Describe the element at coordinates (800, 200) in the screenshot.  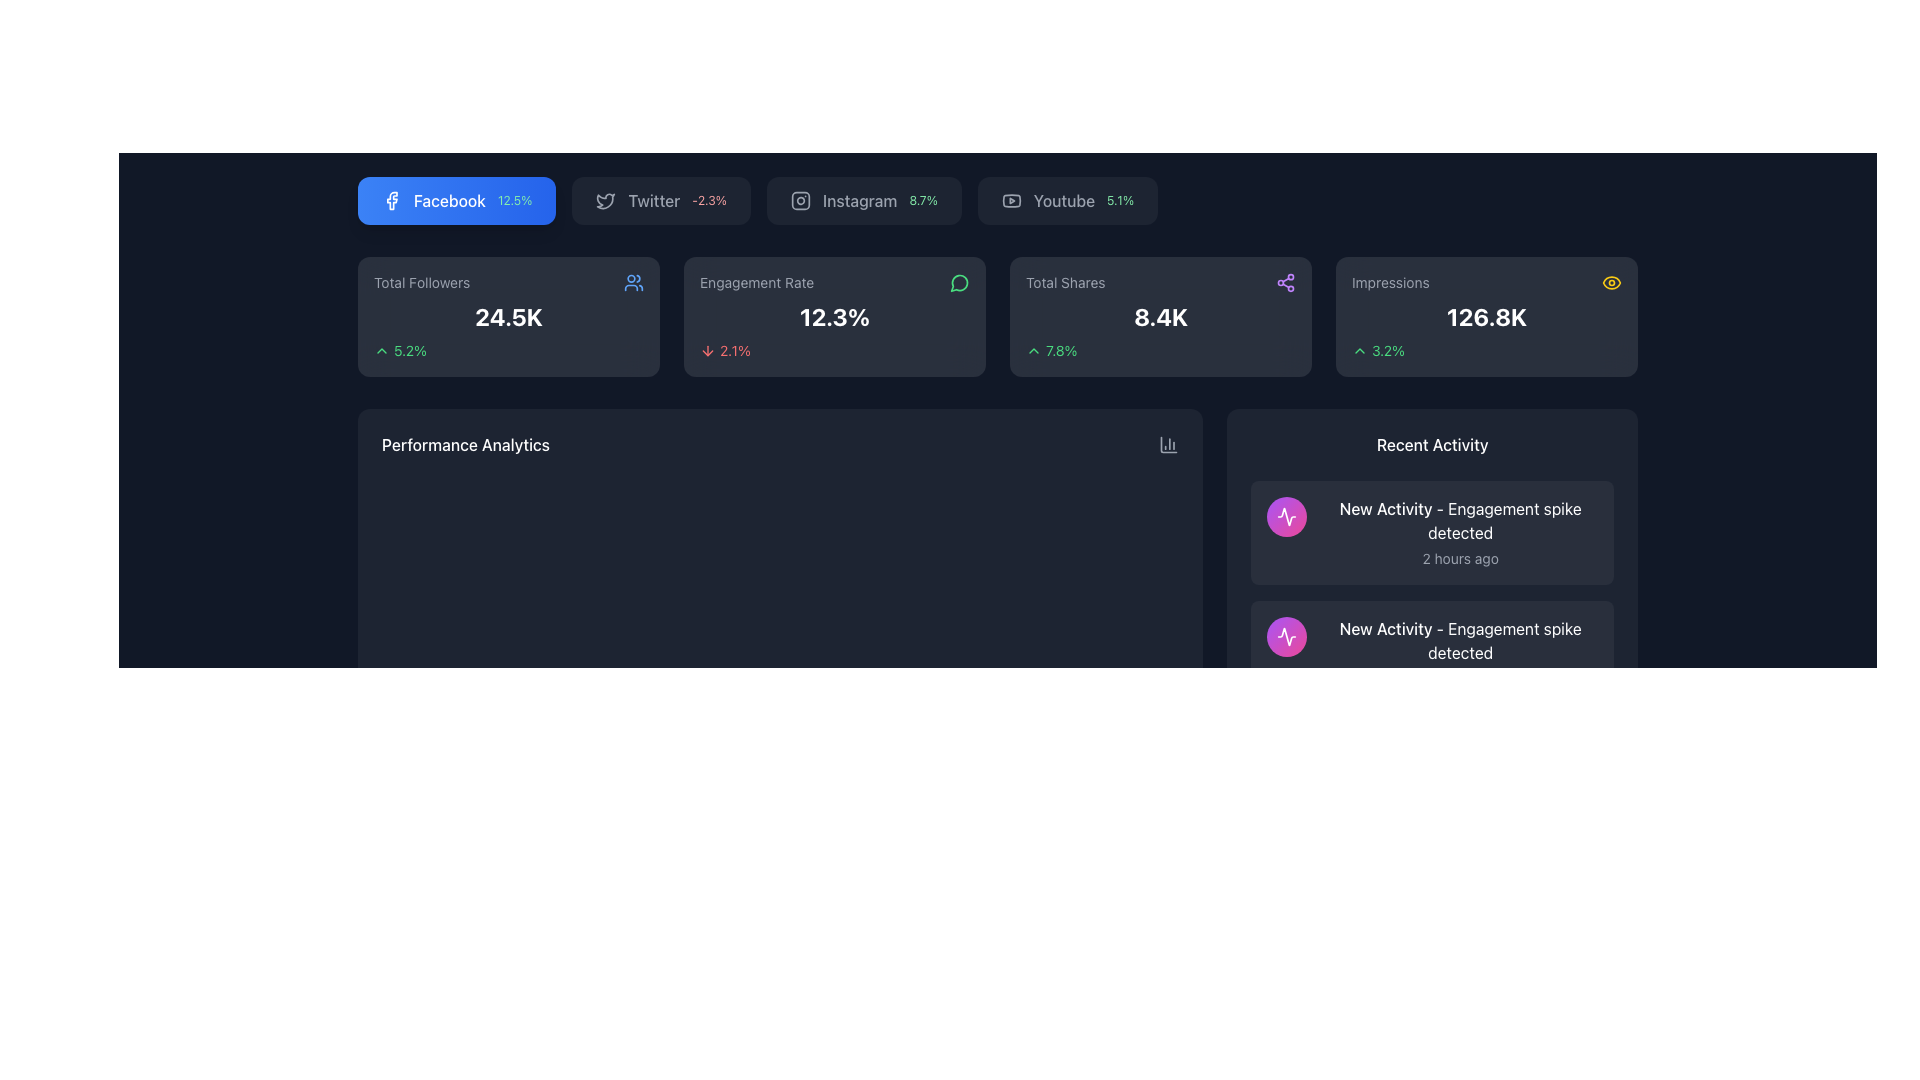
I see `the Instagram icon located as the third button from the left in the menu bar, which is situated between the Twitter and YouTube buttons` at that location.